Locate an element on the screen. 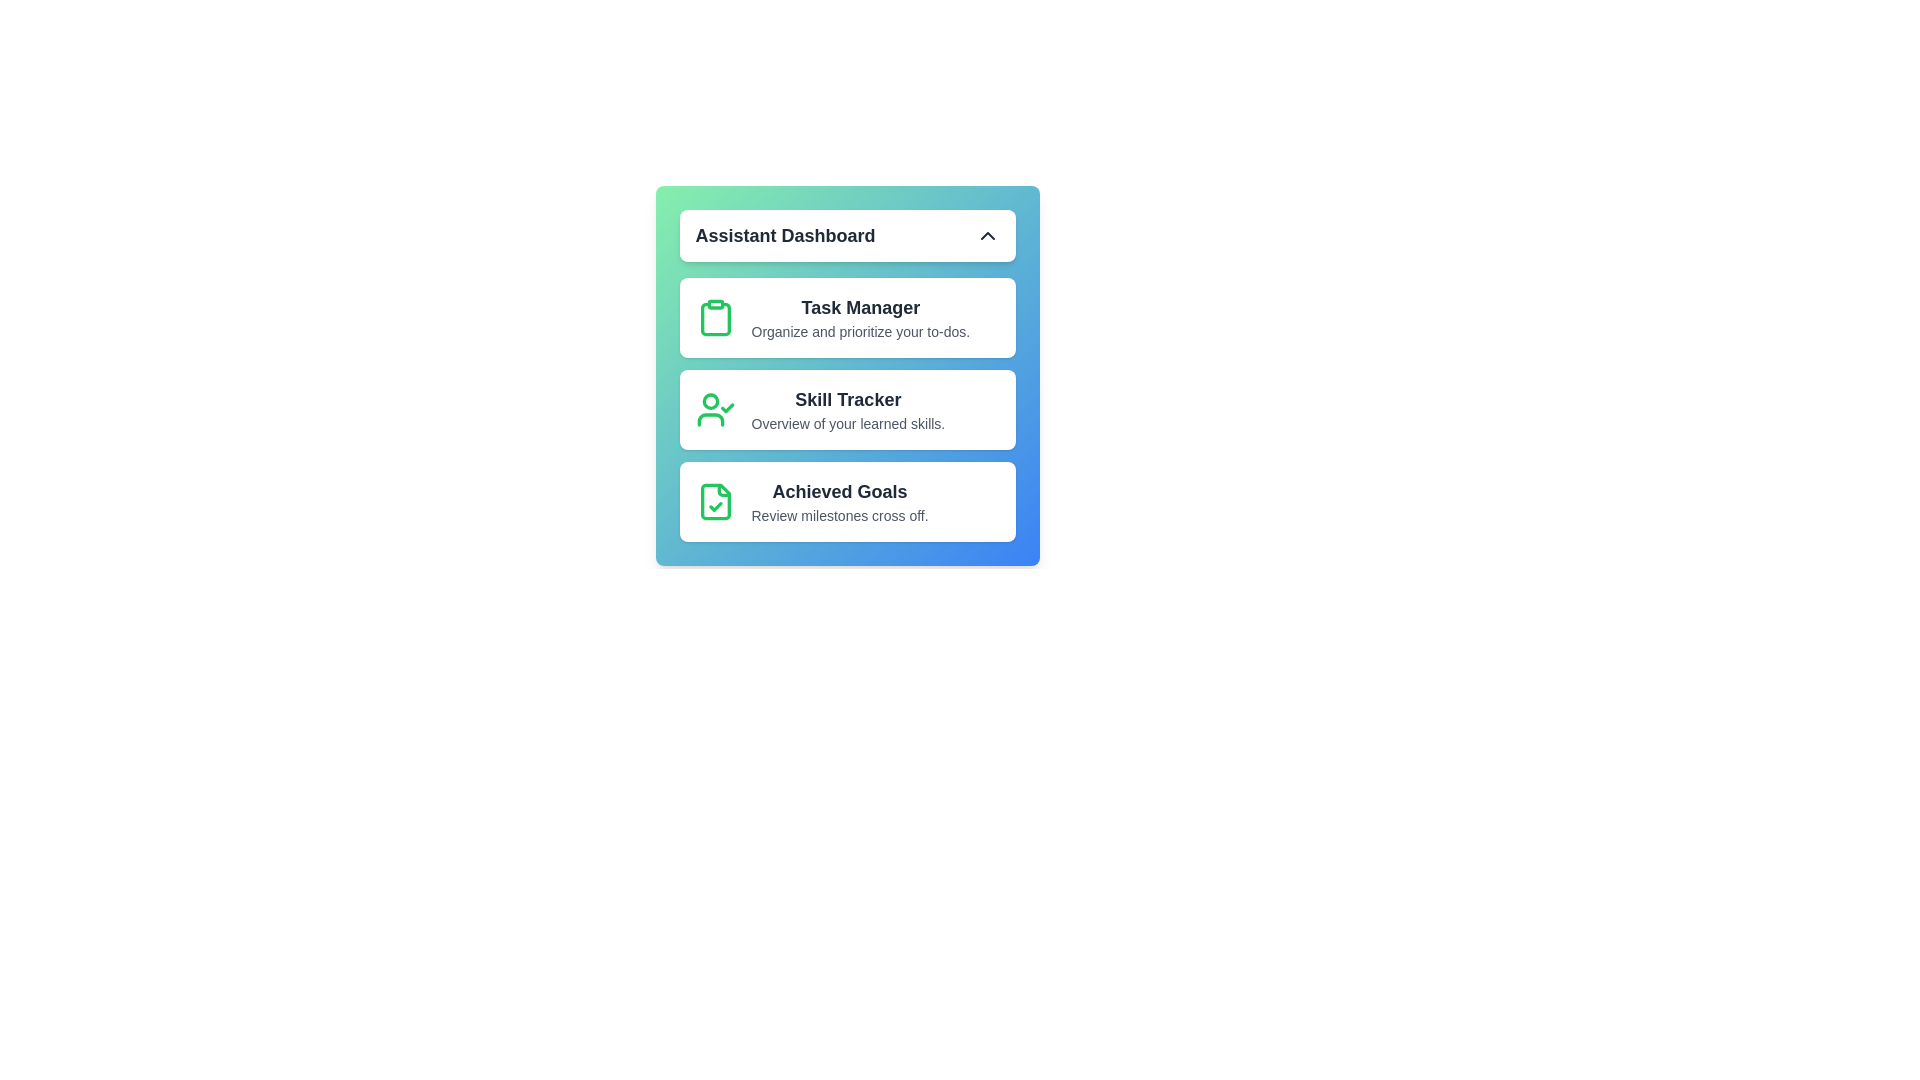 This screenshot has width=1920, height=1080. the option 'Task Manager' from the list is located at coordinates (847, 316).